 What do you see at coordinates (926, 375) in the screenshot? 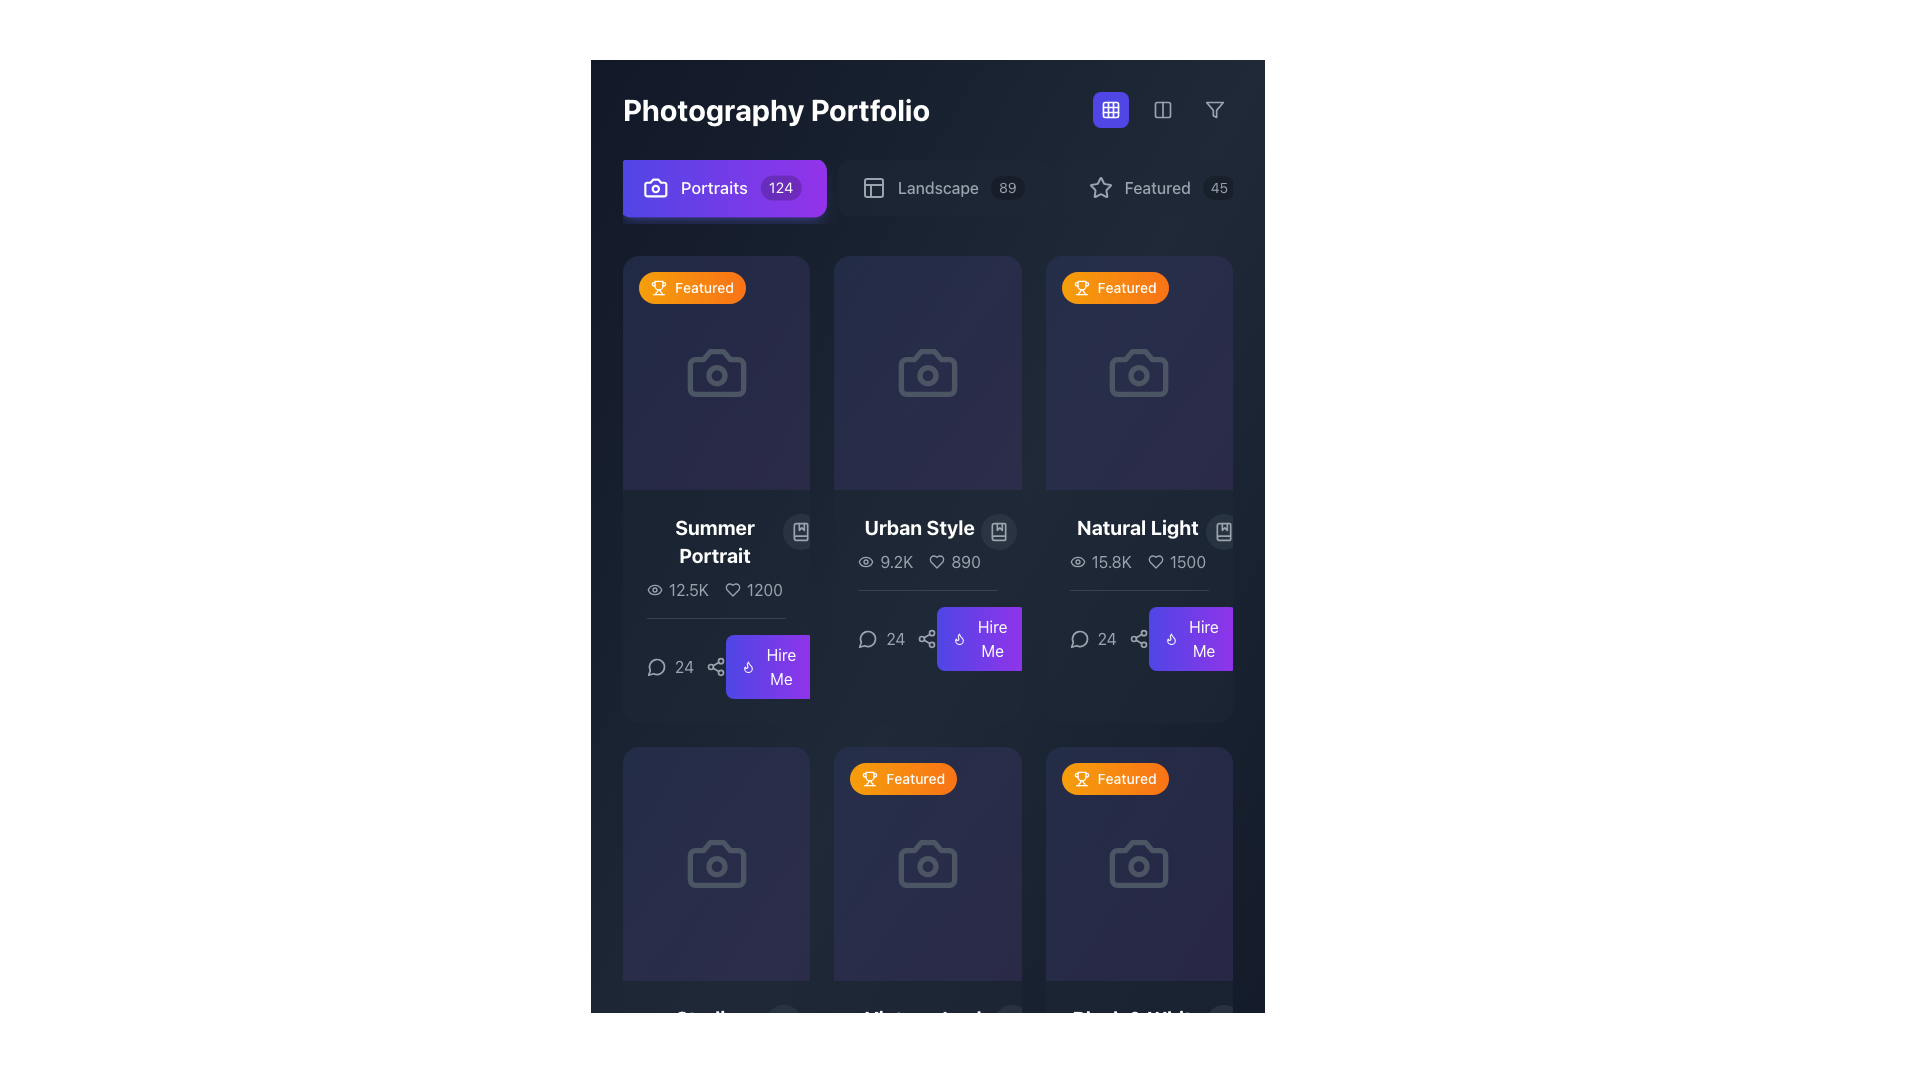
I see `the circular lens element of the camera icon, which is visually represented in the grid layout as the second icon in the first row` at bounding box center [926, 375].